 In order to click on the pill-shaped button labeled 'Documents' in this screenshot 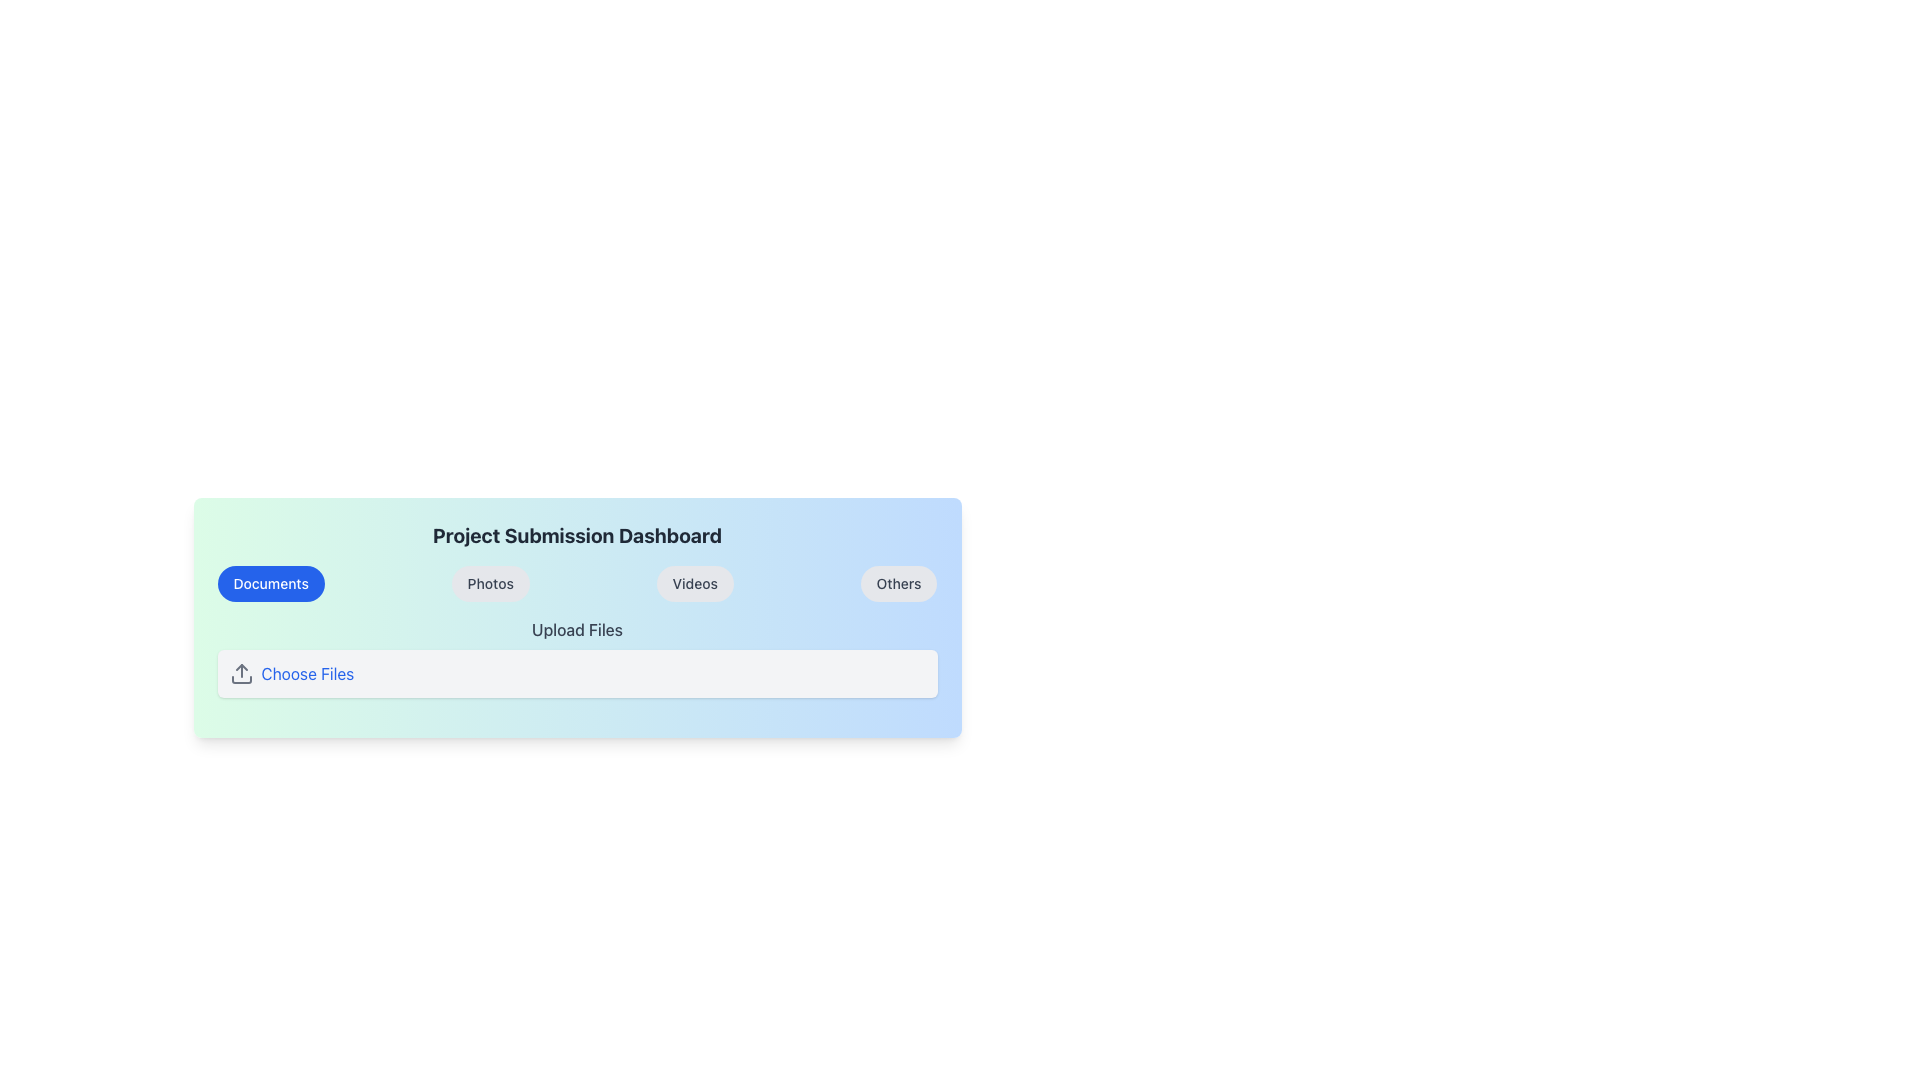, I will do `click(270, 583)`.